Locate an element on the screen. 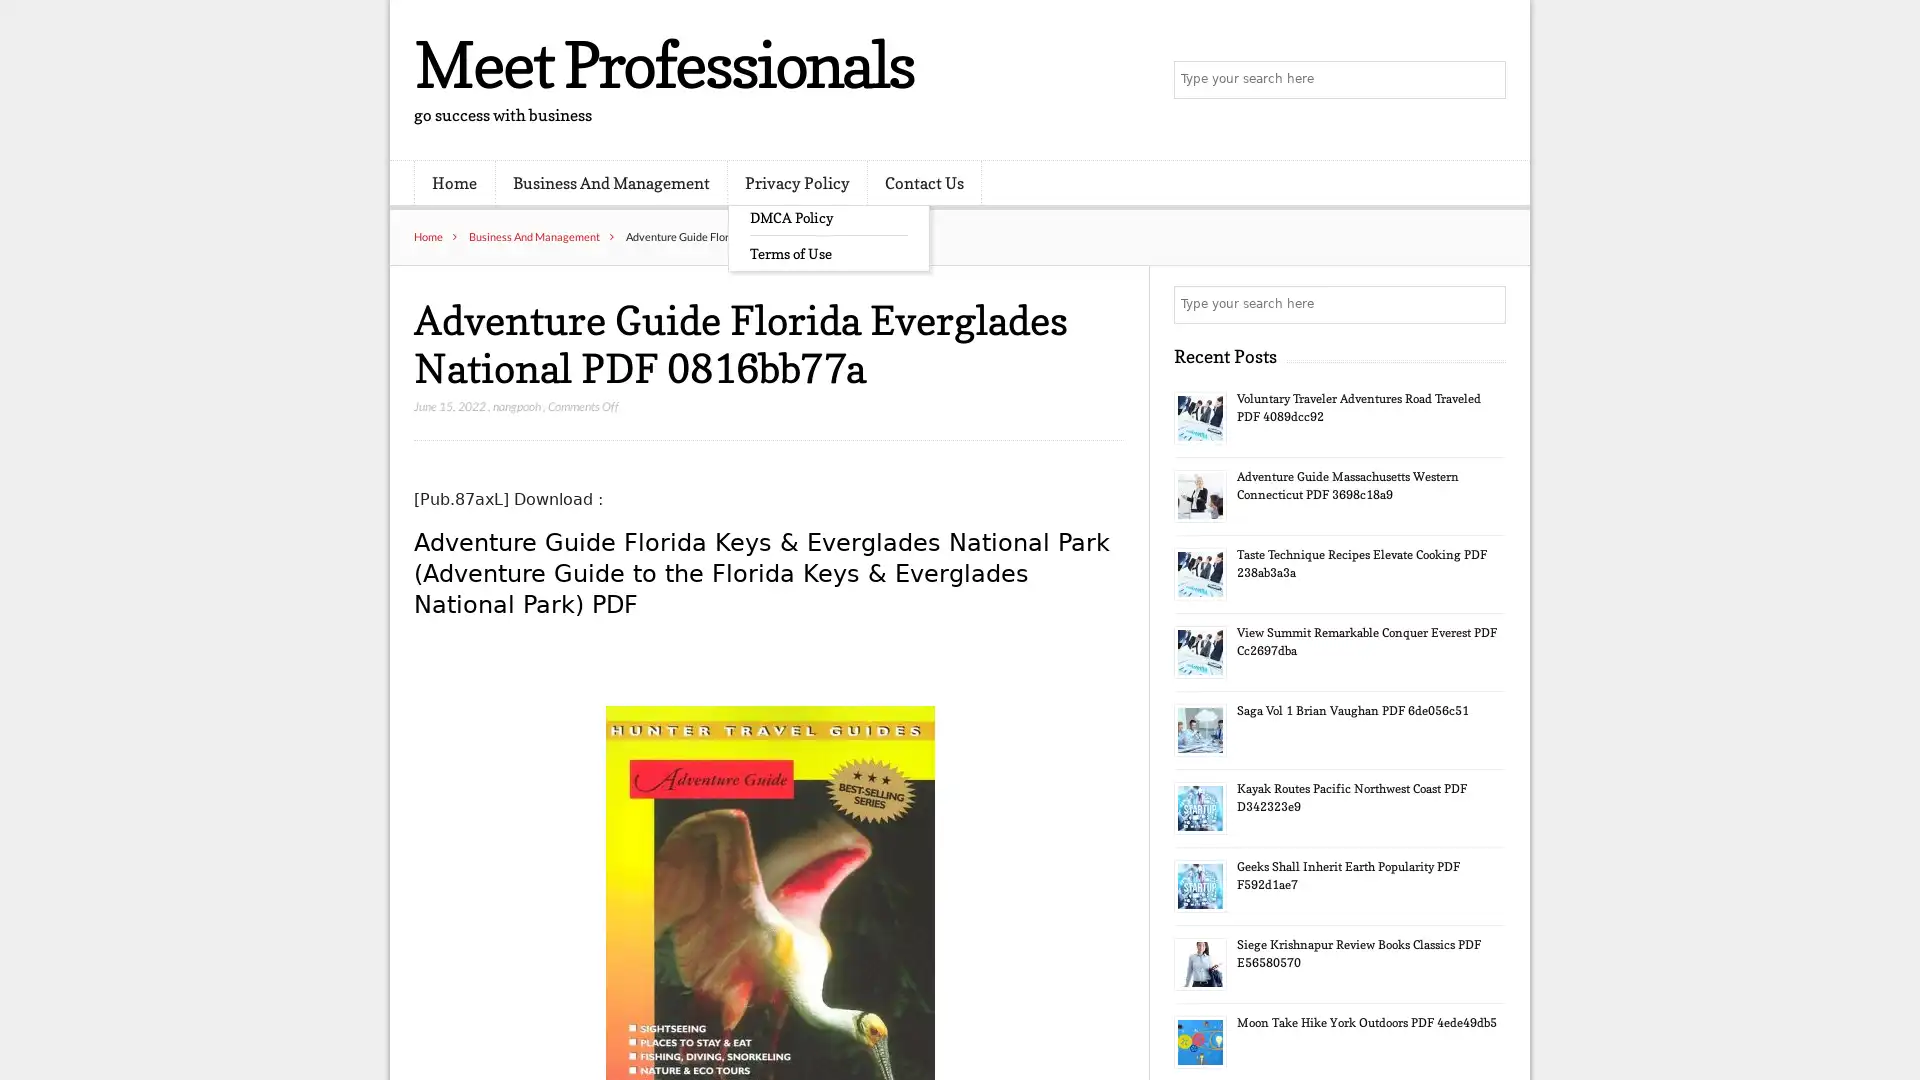  Search is located at coordinates (1485, 80).